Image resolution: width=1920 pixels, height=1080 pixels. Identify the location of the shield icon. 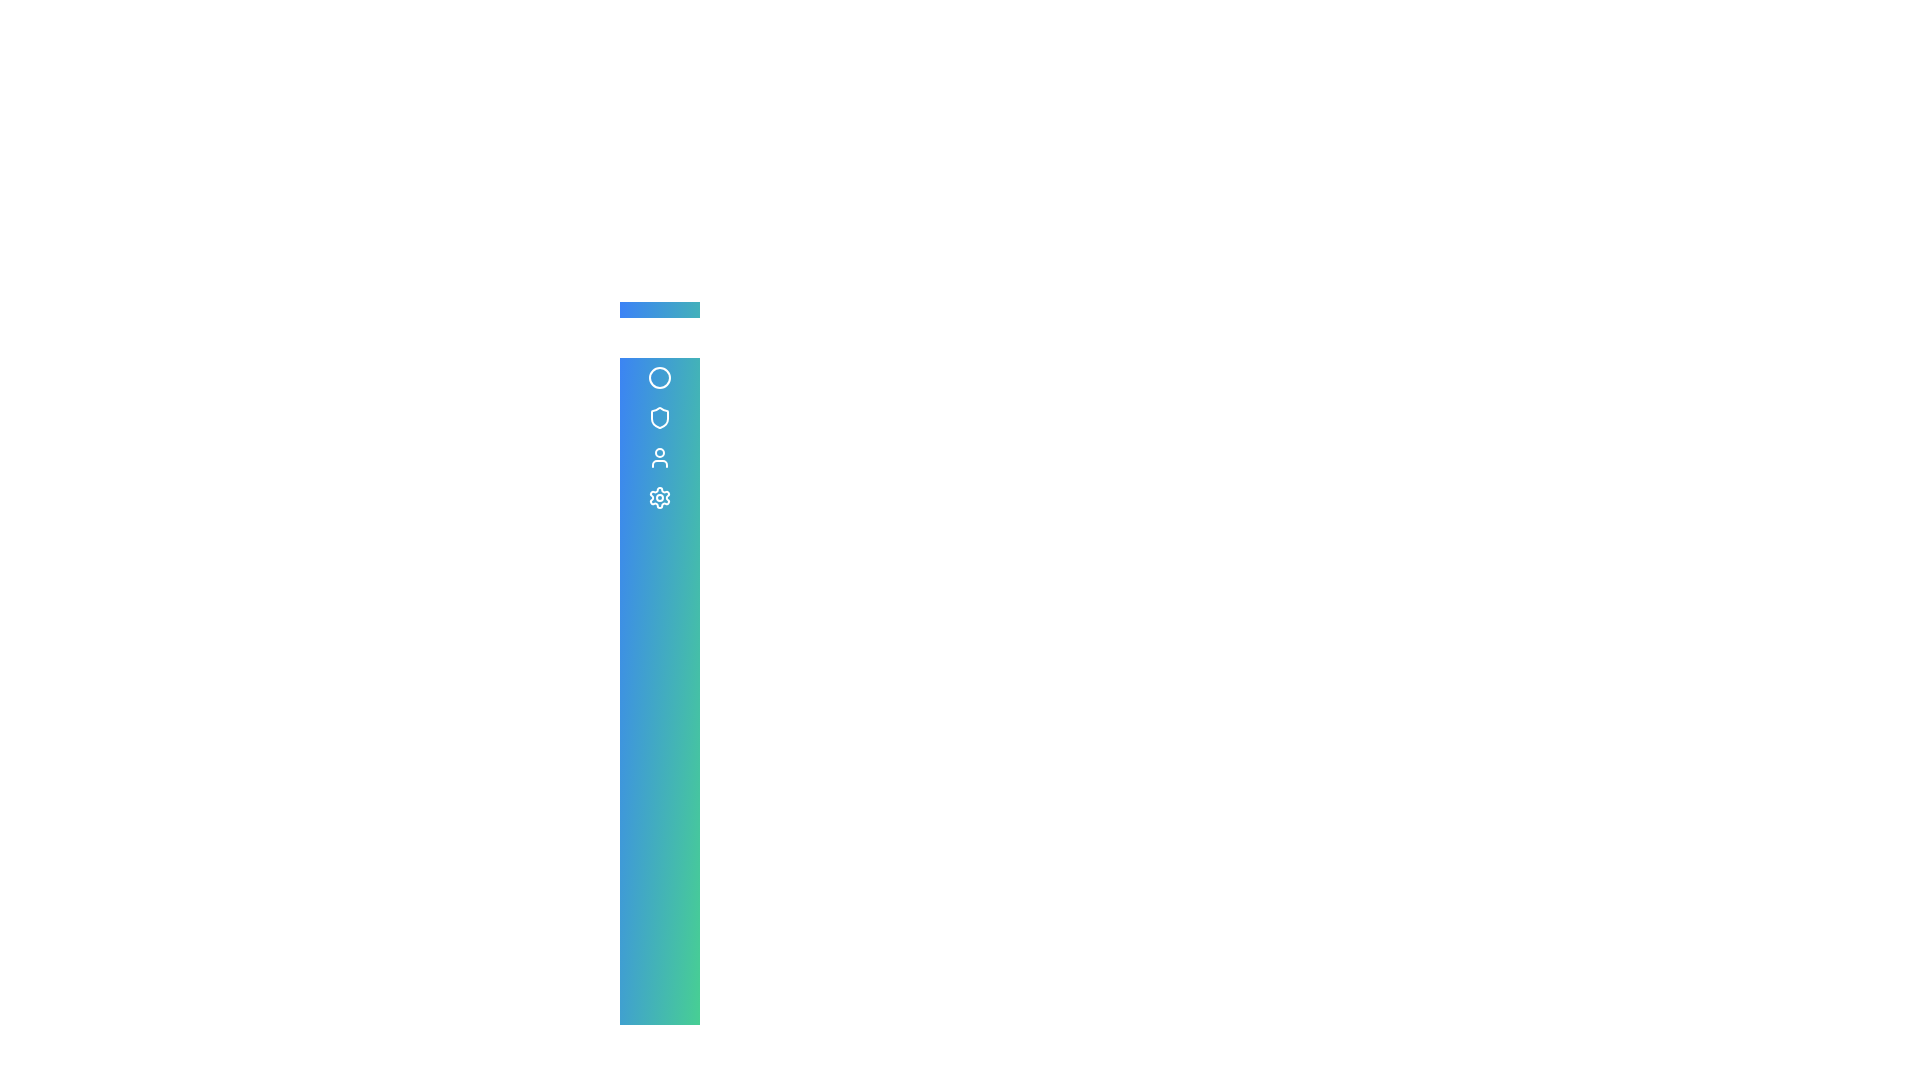
(660, 416).